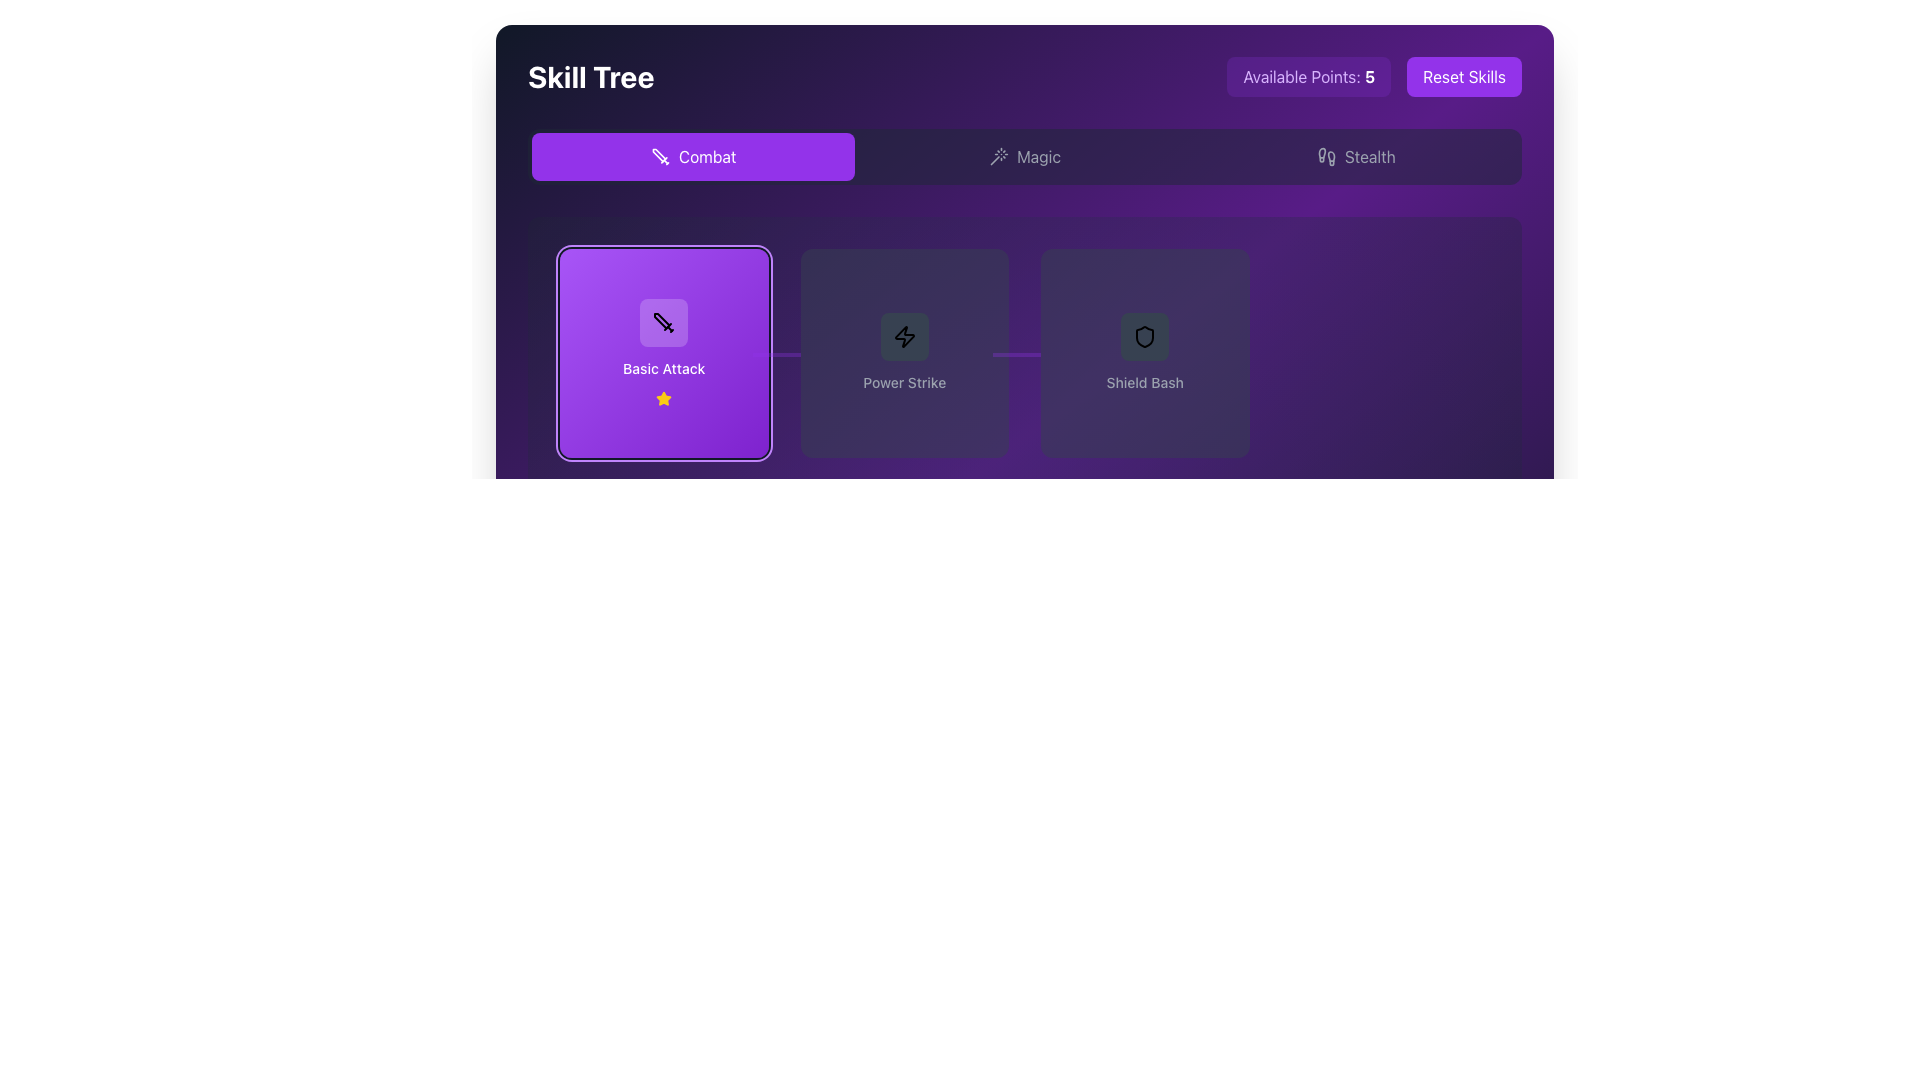 This screenshot has height=1080, width=1920. What do you see at coordinates (693, 156) in the screenshot?
I see `the purple 'Combat' button with a sword icon` at bounding box center [693, 156].